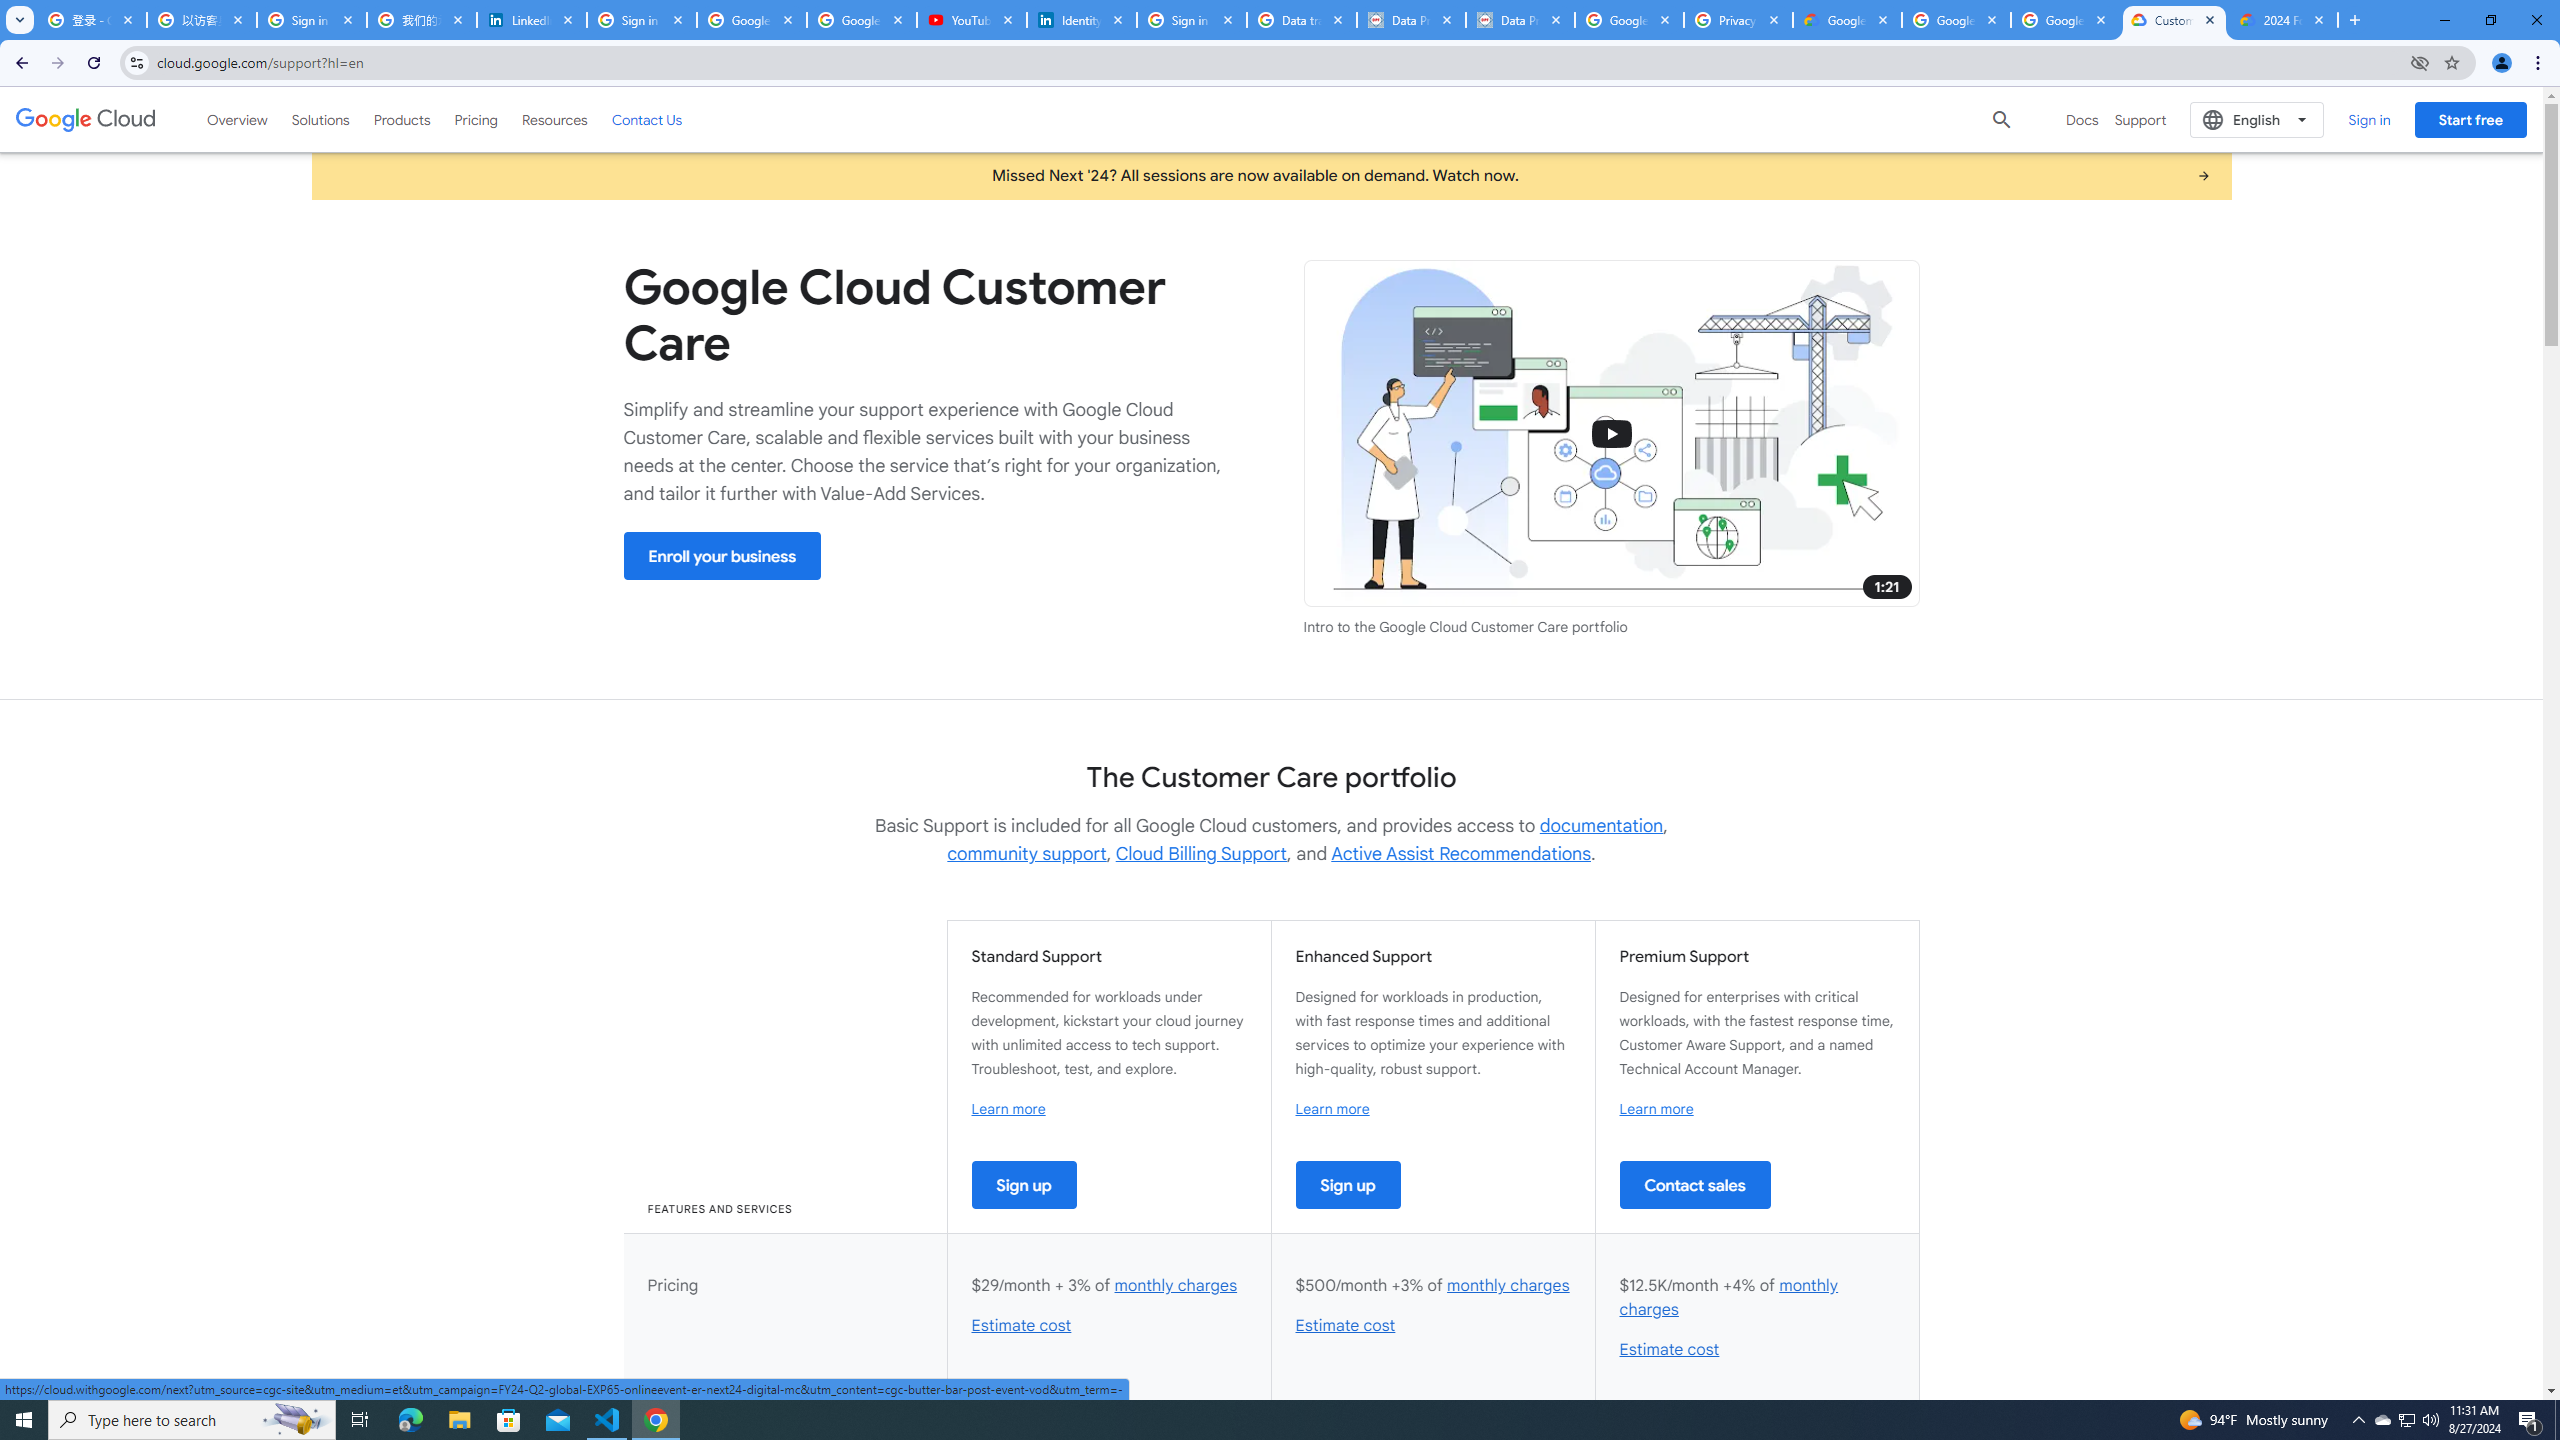 The height and width of the screenshot is (1440, 2560). Describe the element at coordinates (1668, 1349) in the screenshot. I see `'Estimate cost'` at that location.